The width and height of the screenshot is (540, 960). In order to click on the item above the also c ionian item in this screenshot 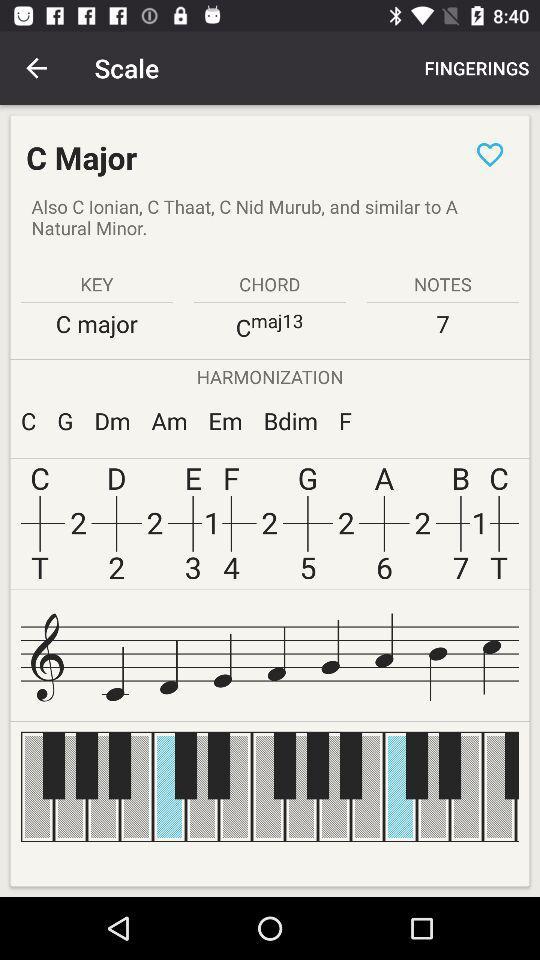, I will do `click(489, 153)`.